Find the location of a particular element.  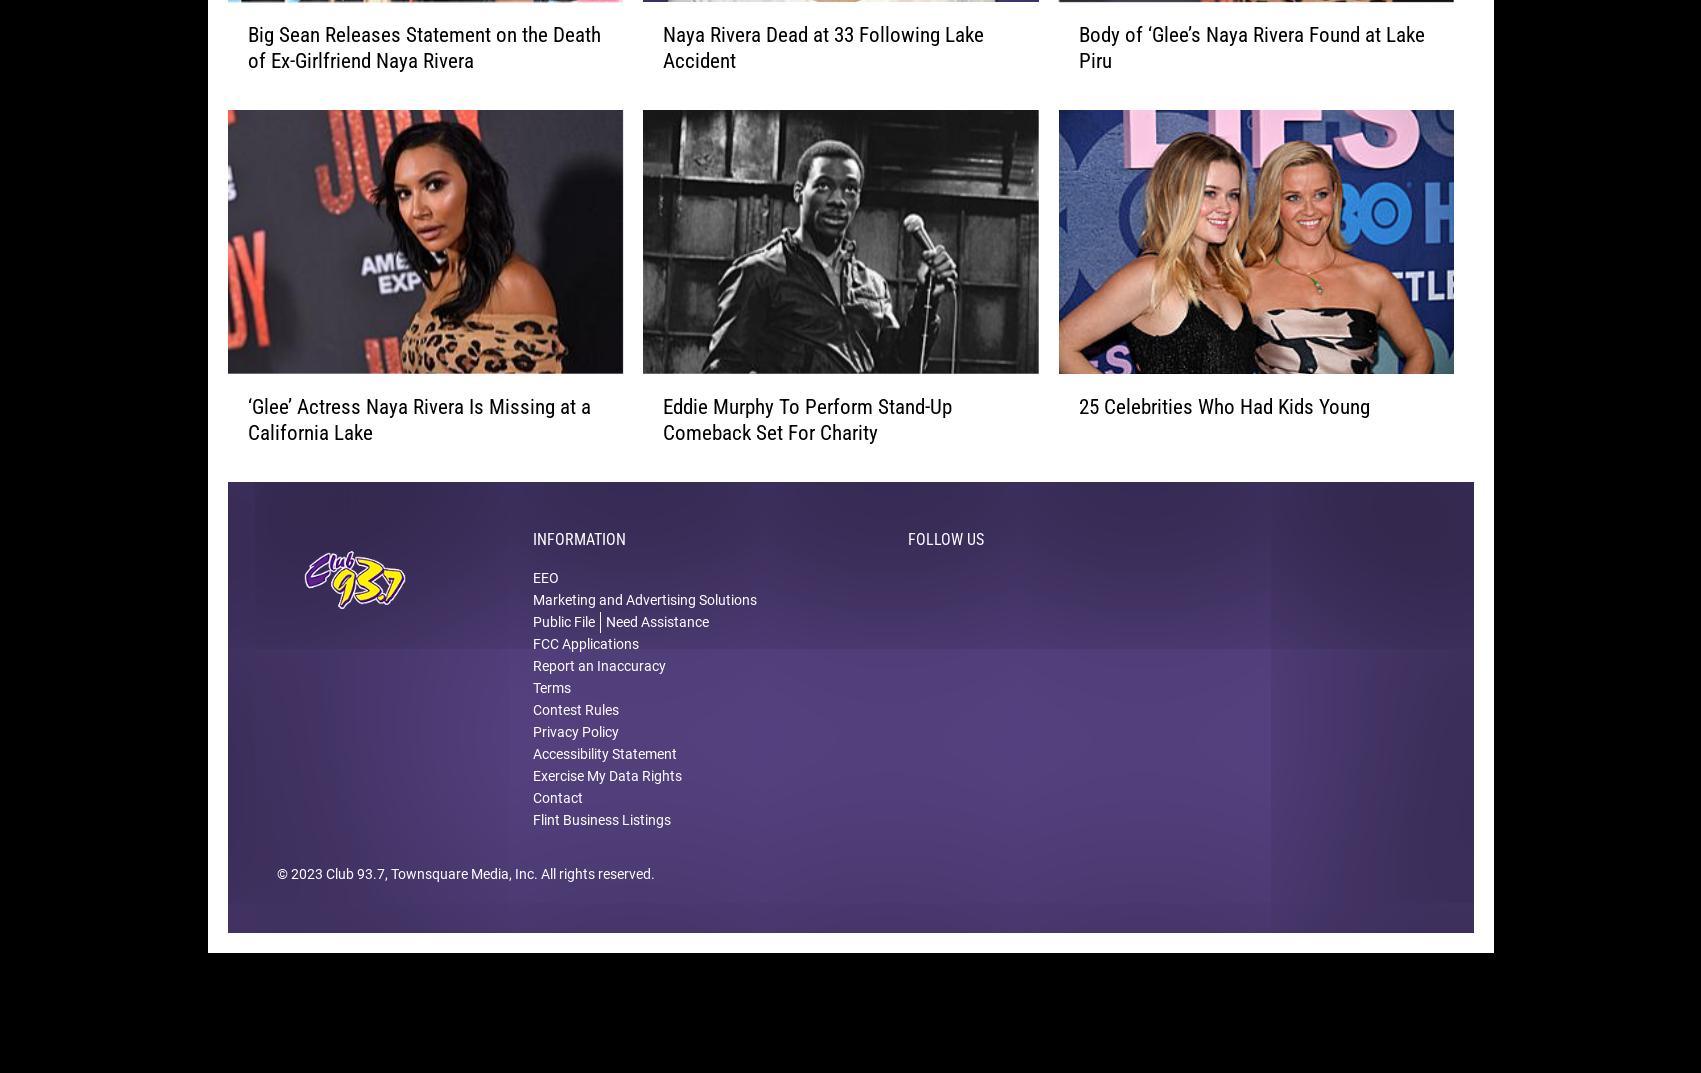

'Contact' is located at coordinates (557, 828).